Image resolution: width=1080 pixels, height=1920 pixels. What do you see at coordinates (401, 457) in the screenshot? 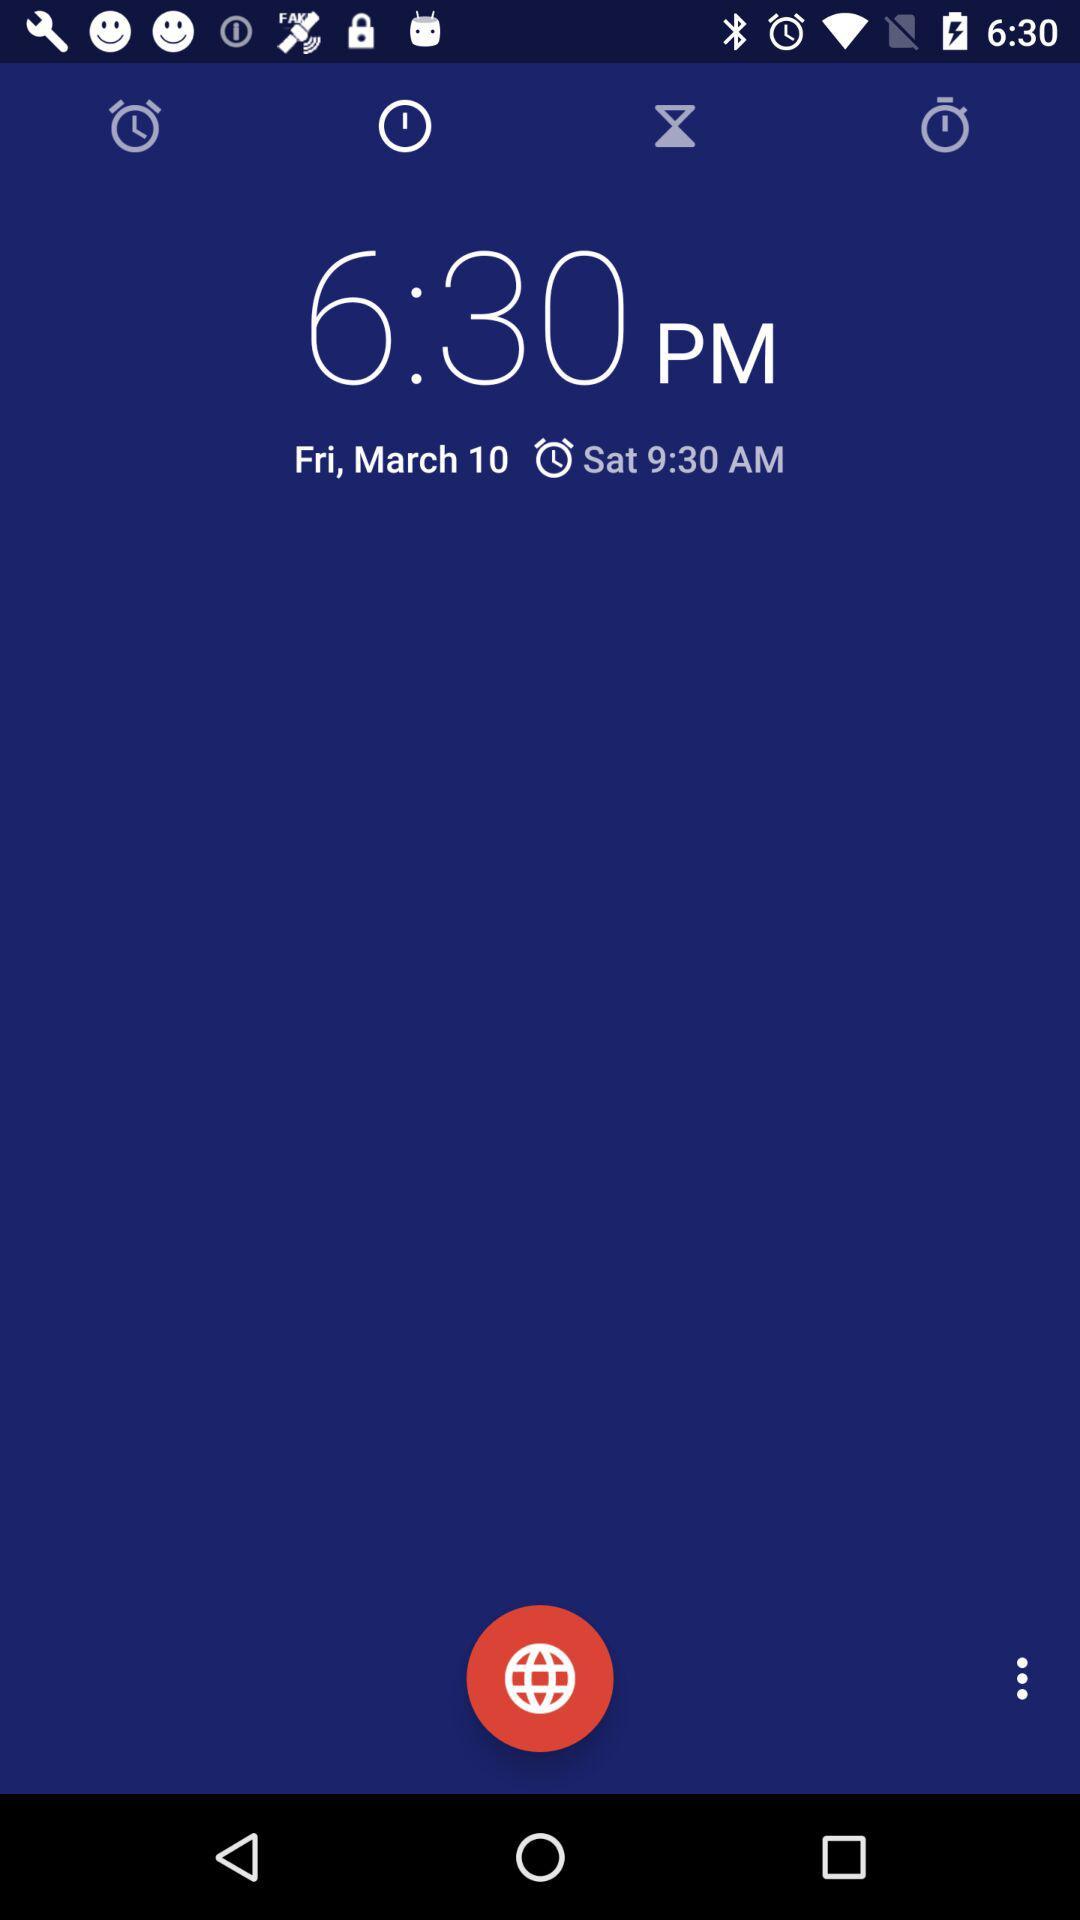
I see `the icon next to the sat 9 30 icon` at bounding box center [401, 457].